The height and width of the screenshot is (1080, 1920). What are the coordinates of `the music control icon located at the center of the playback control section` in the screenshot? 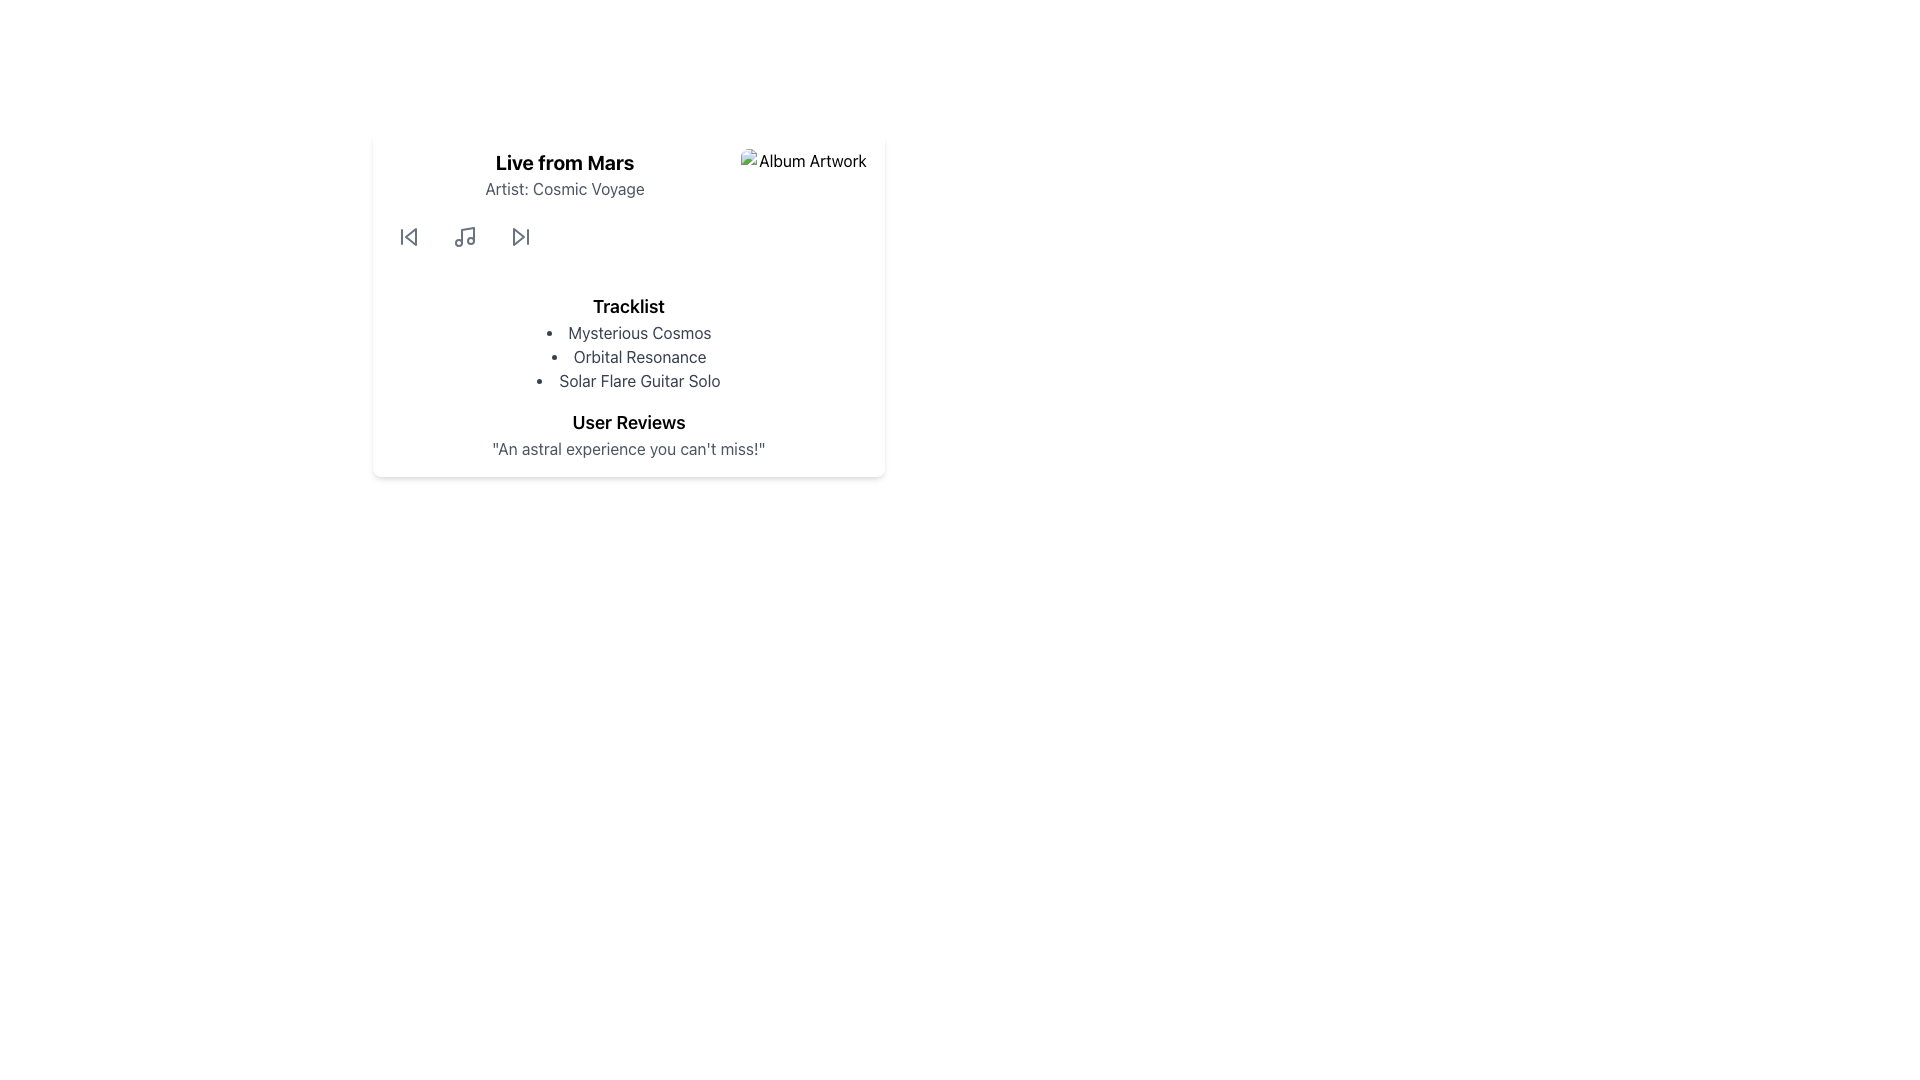 It's located at (464, 235).